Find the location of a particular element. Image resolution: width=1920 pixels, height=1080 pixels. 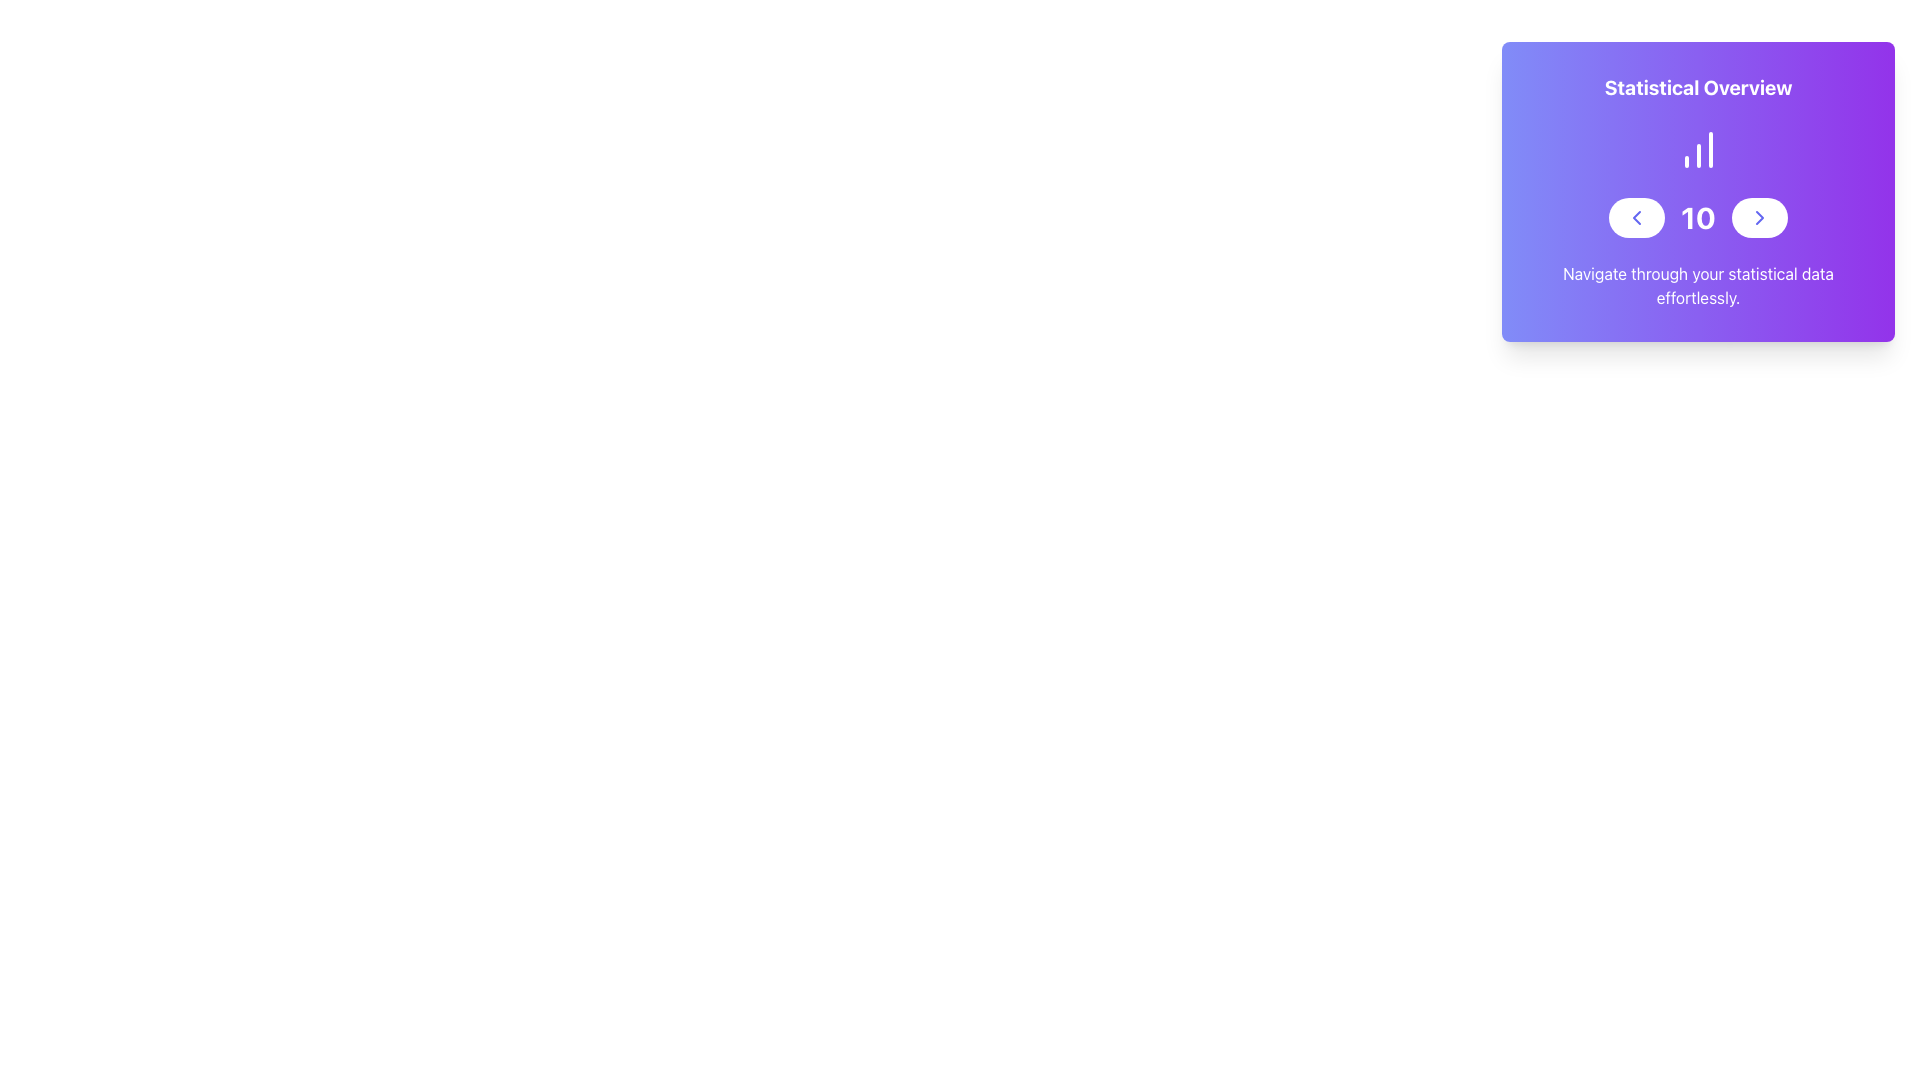

the forward navigation button located in a rounded rectangle on the right side of the small navigation panel to advance forward is located at coordinates (1758, 218).